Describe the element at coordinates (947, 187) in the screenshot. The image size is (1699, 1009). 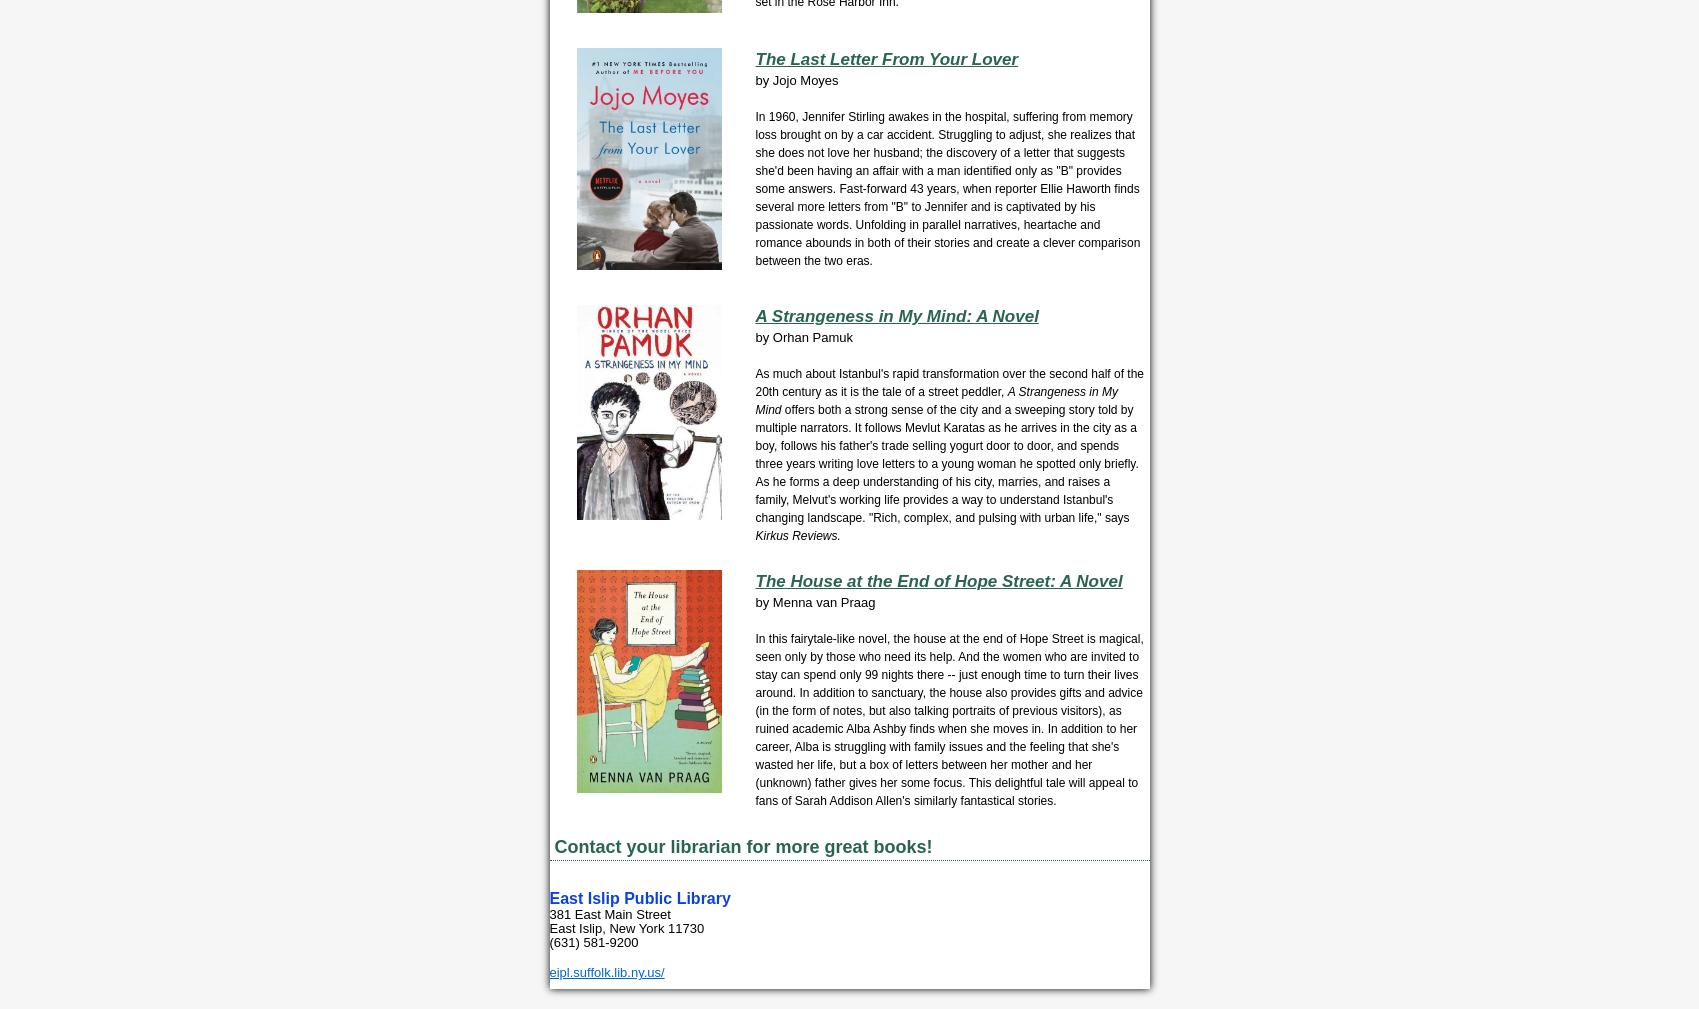
I see `'In 1960, Jennifer Stirling awakes in the hospital, suffering from memory loss brought on by a car accident. Struggling to adjust, she realizes that she does not love her husband; the discovery of a letter that suggests she'd been having an affair with a man identified only as "B" provides some answers. Fast-forward 43 years, when reporter Ellie Haworth finds several more letters from "B" to Jennifer and is captivated by his passionate words. Unfolding in parallel narratives, heartache and romance abounds in both of their stories and create a clever comparison between the two eras.'` at that location.